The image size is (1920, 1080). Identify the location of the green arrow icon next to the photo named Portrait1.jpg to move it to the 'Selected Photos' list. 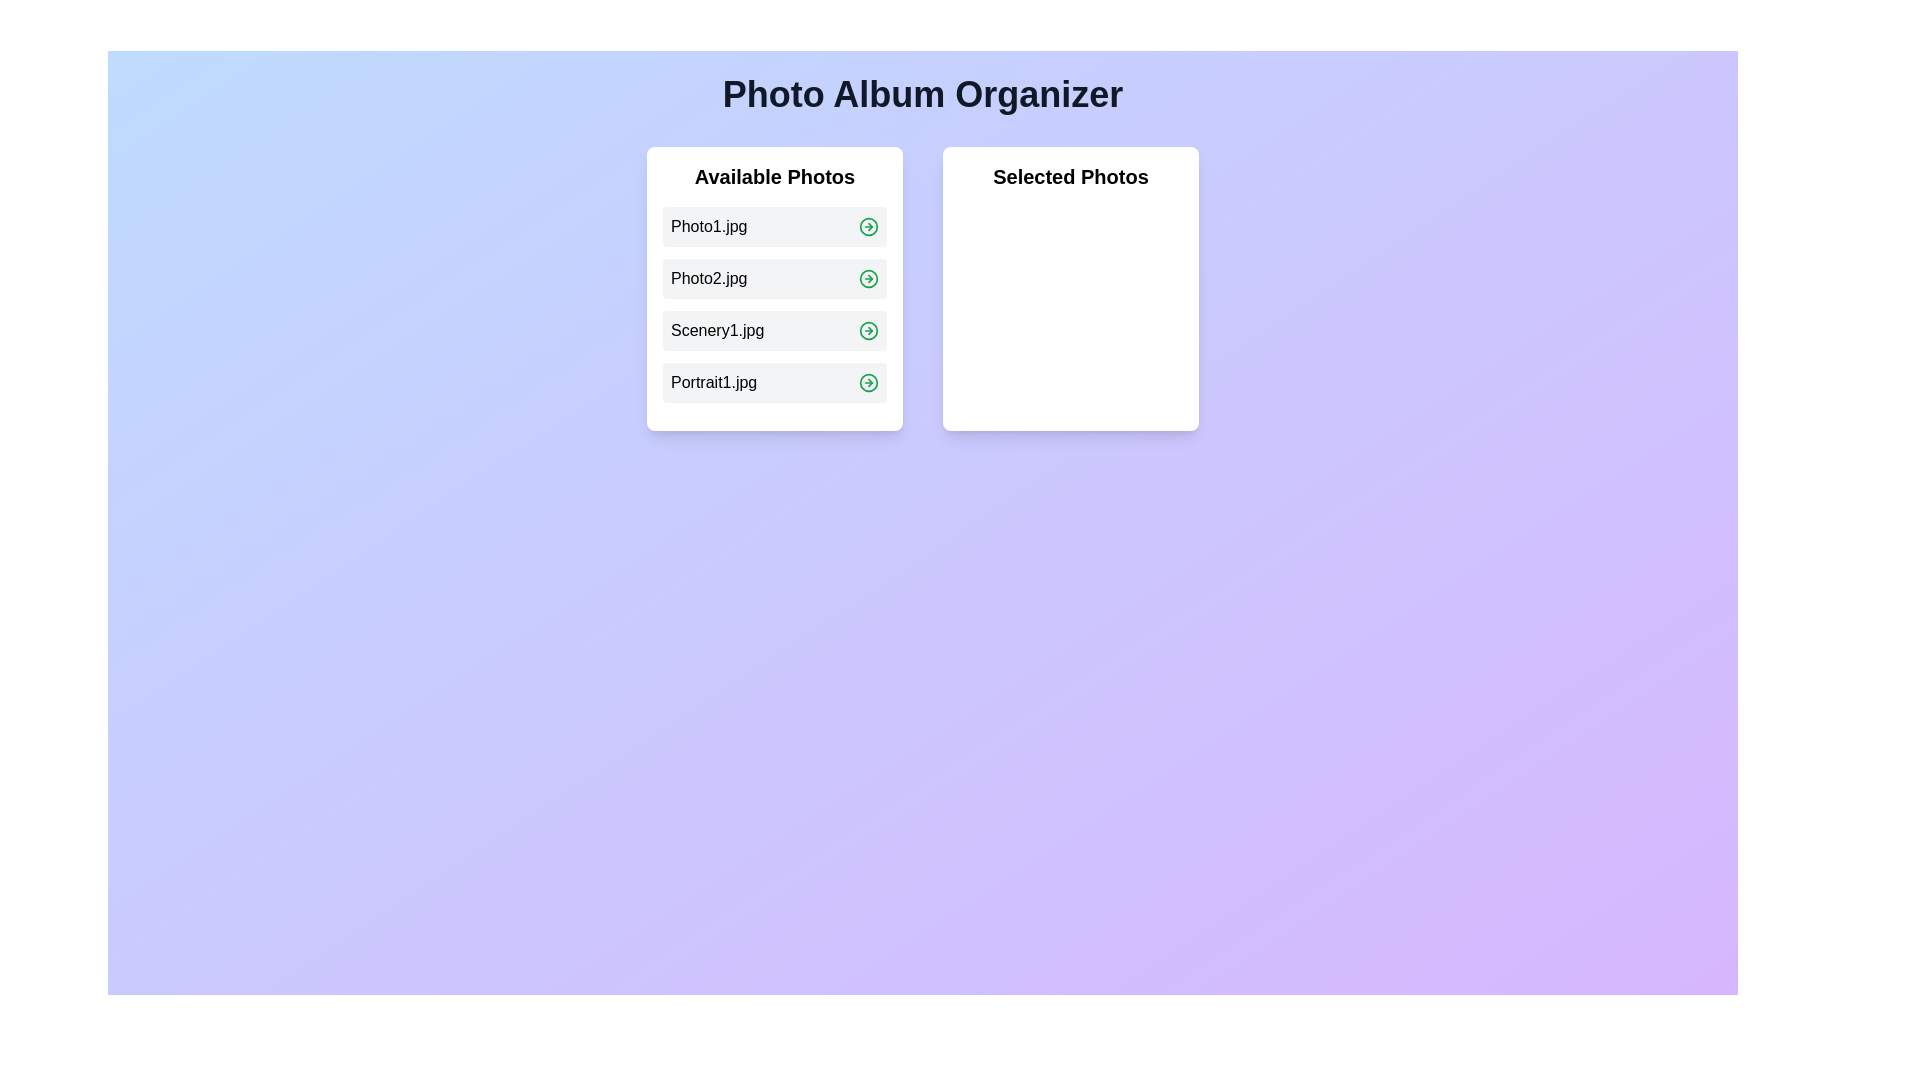
(868, 382).